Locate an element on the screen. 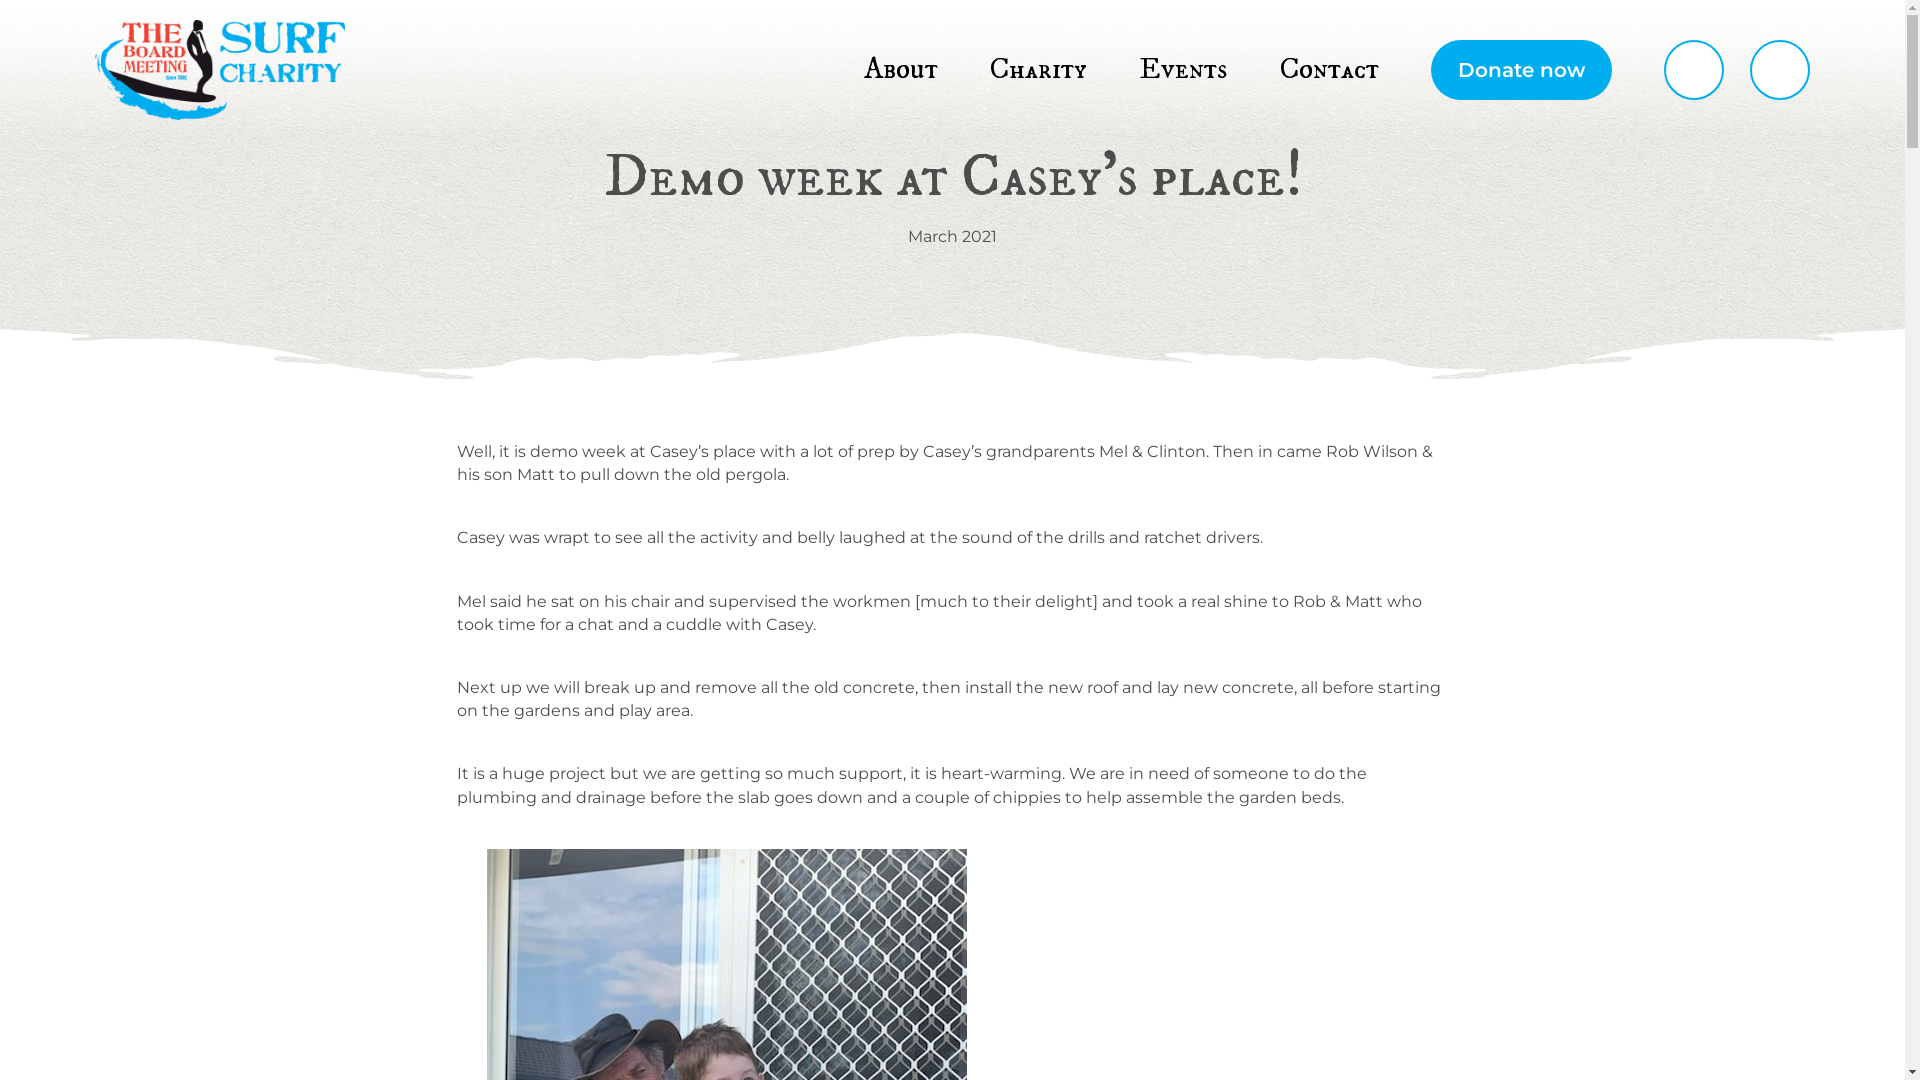 The width and height of the screenshot is (1920, 1080). 'Instagram' is located at coordinates (1749, 68).